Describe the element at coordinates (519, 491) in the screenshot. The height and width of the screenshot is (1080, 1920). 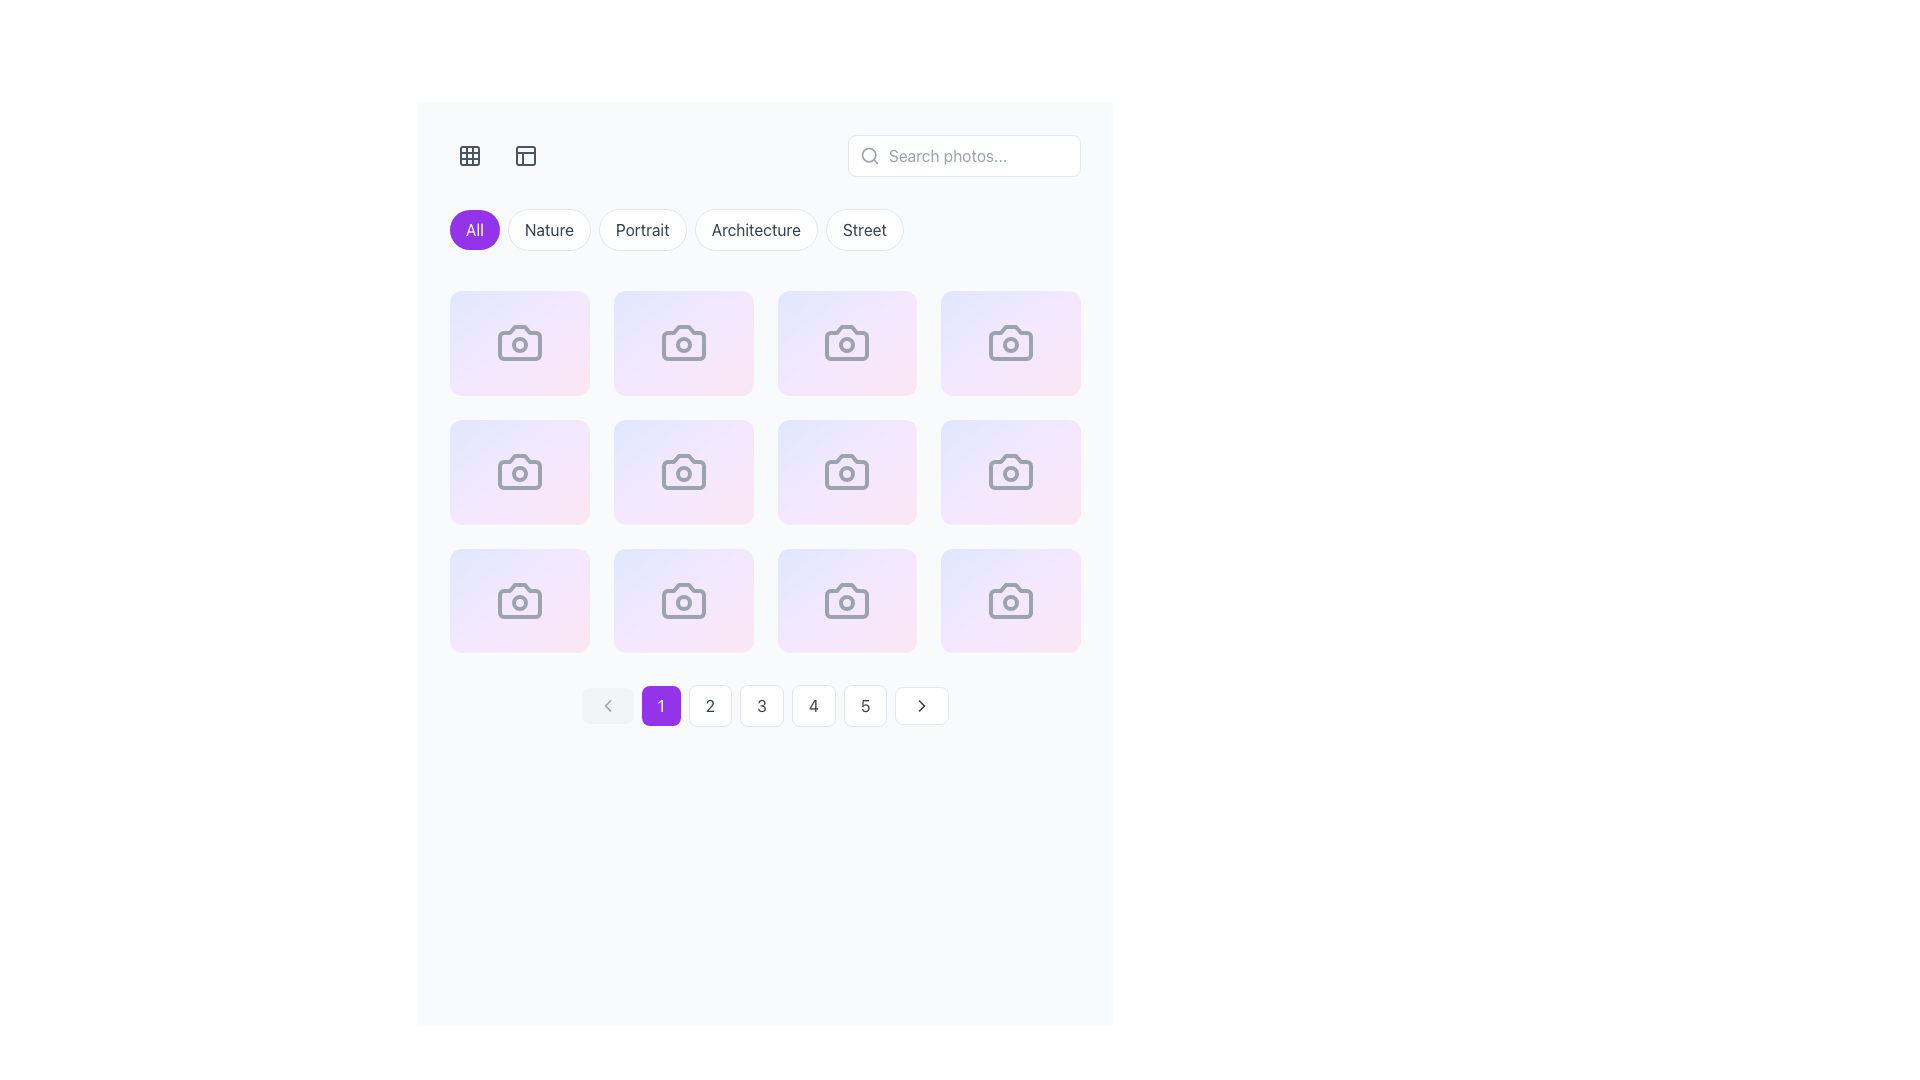
I see `the second button in the horizontally aligned row of action buttons beneath 'Photograph #5'` at that location.